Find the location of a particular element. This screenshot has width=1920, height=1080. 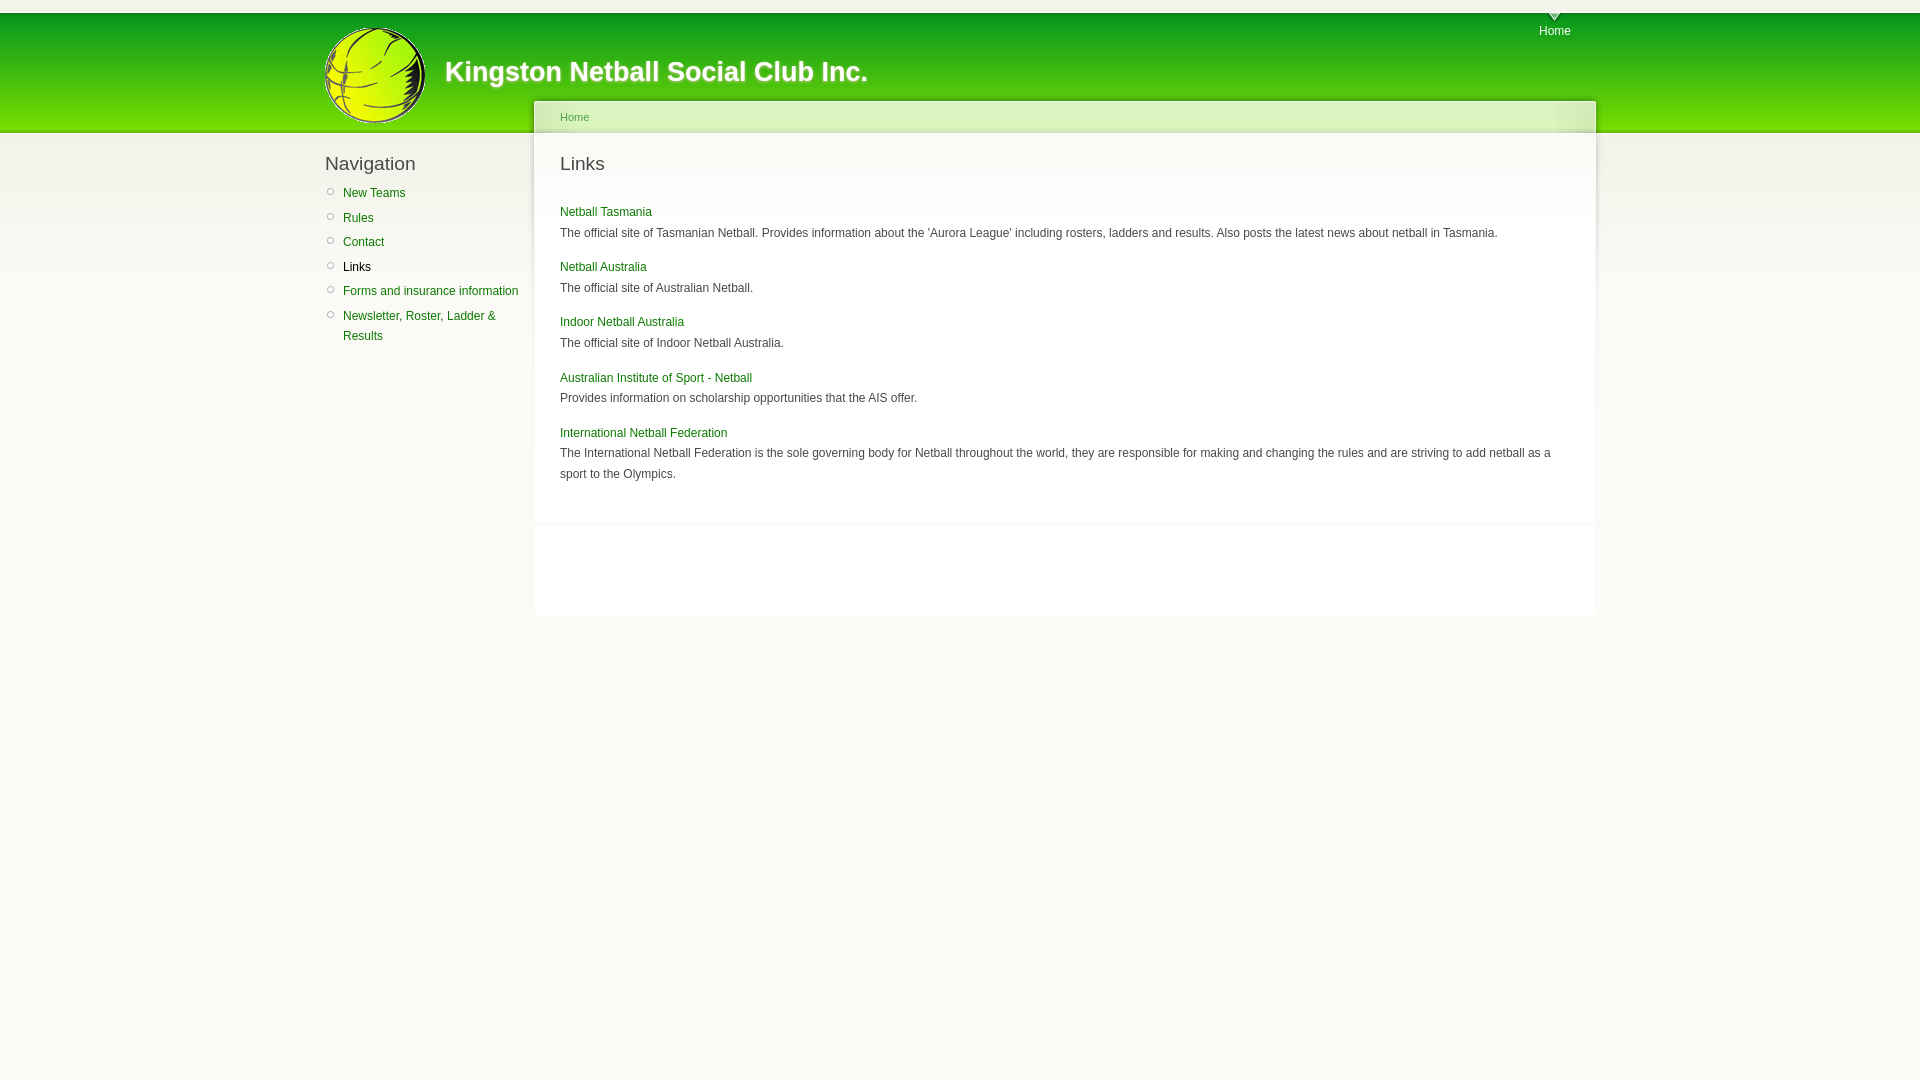

'Kingston Netball Social Club Inc.' is located at coordinates (656, 71).